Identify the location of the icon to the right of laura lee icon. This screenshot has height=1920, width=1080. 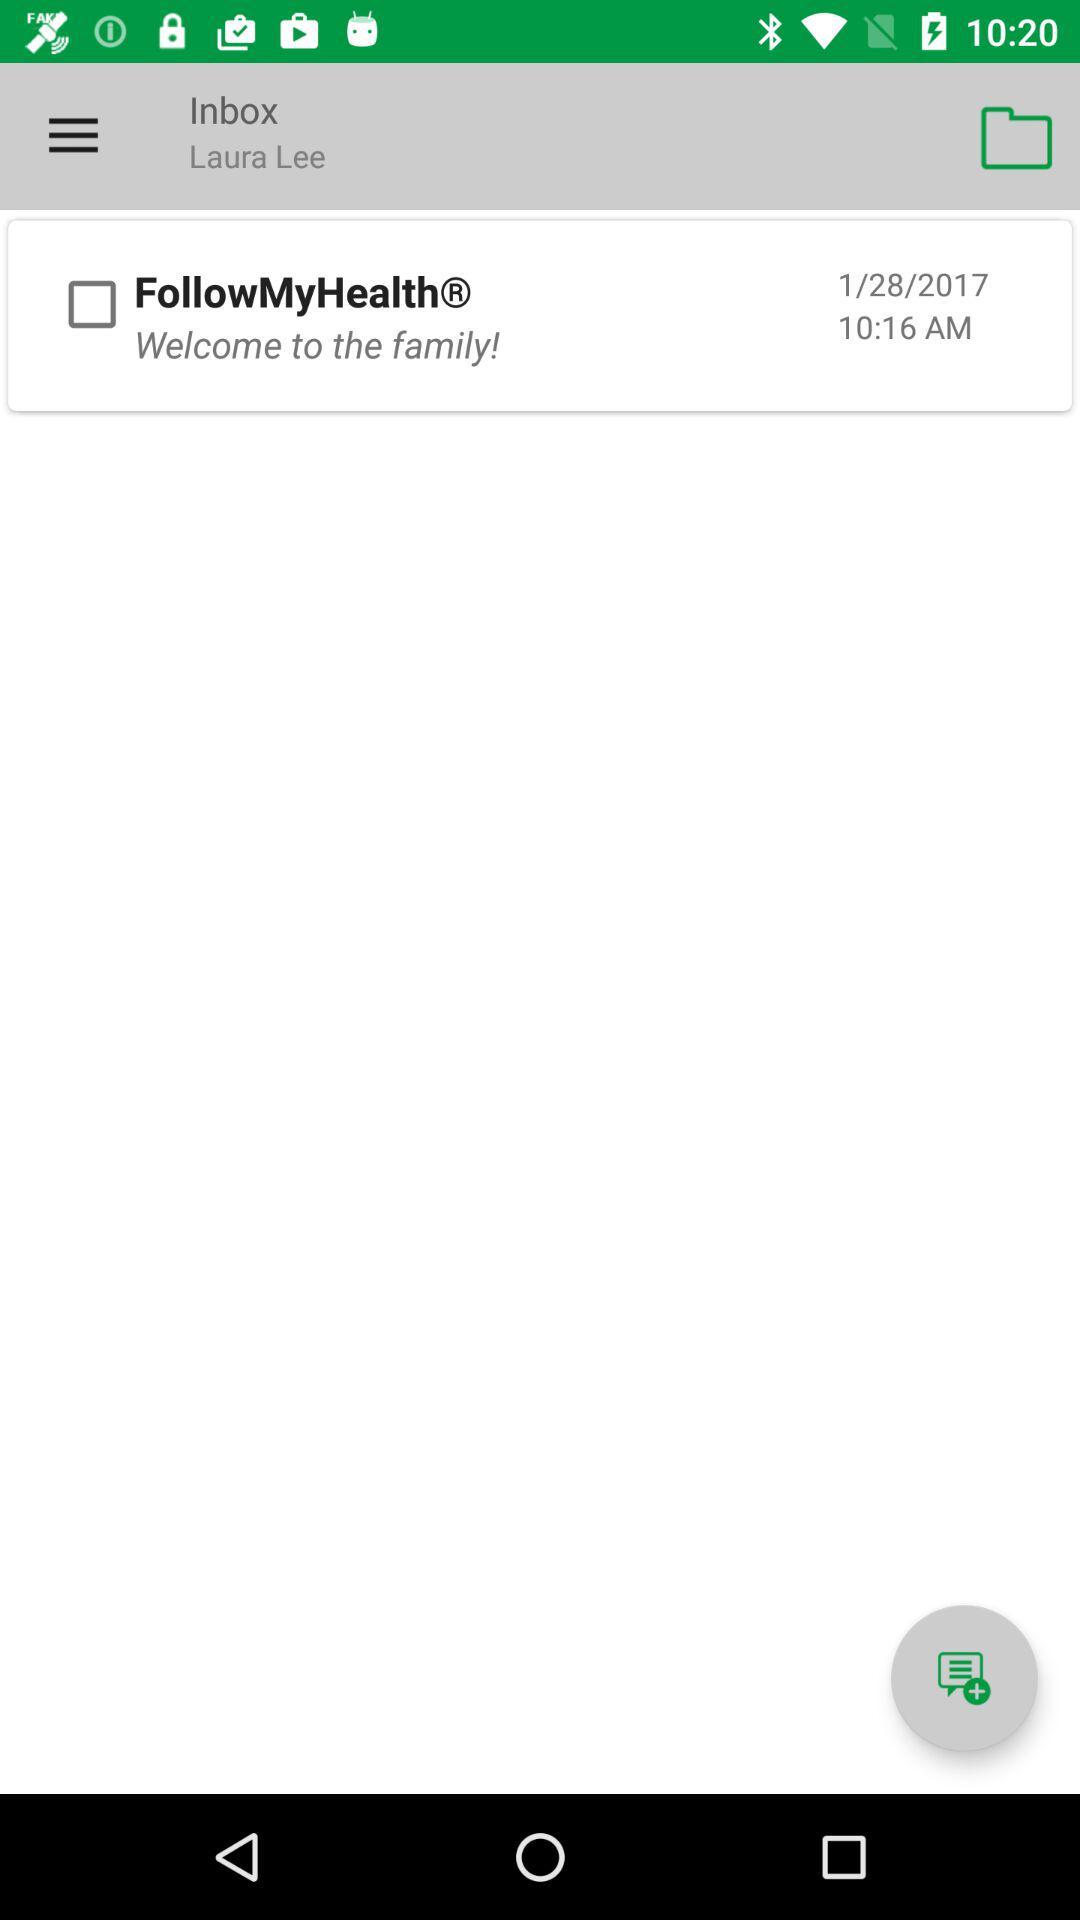
(1017, 135).